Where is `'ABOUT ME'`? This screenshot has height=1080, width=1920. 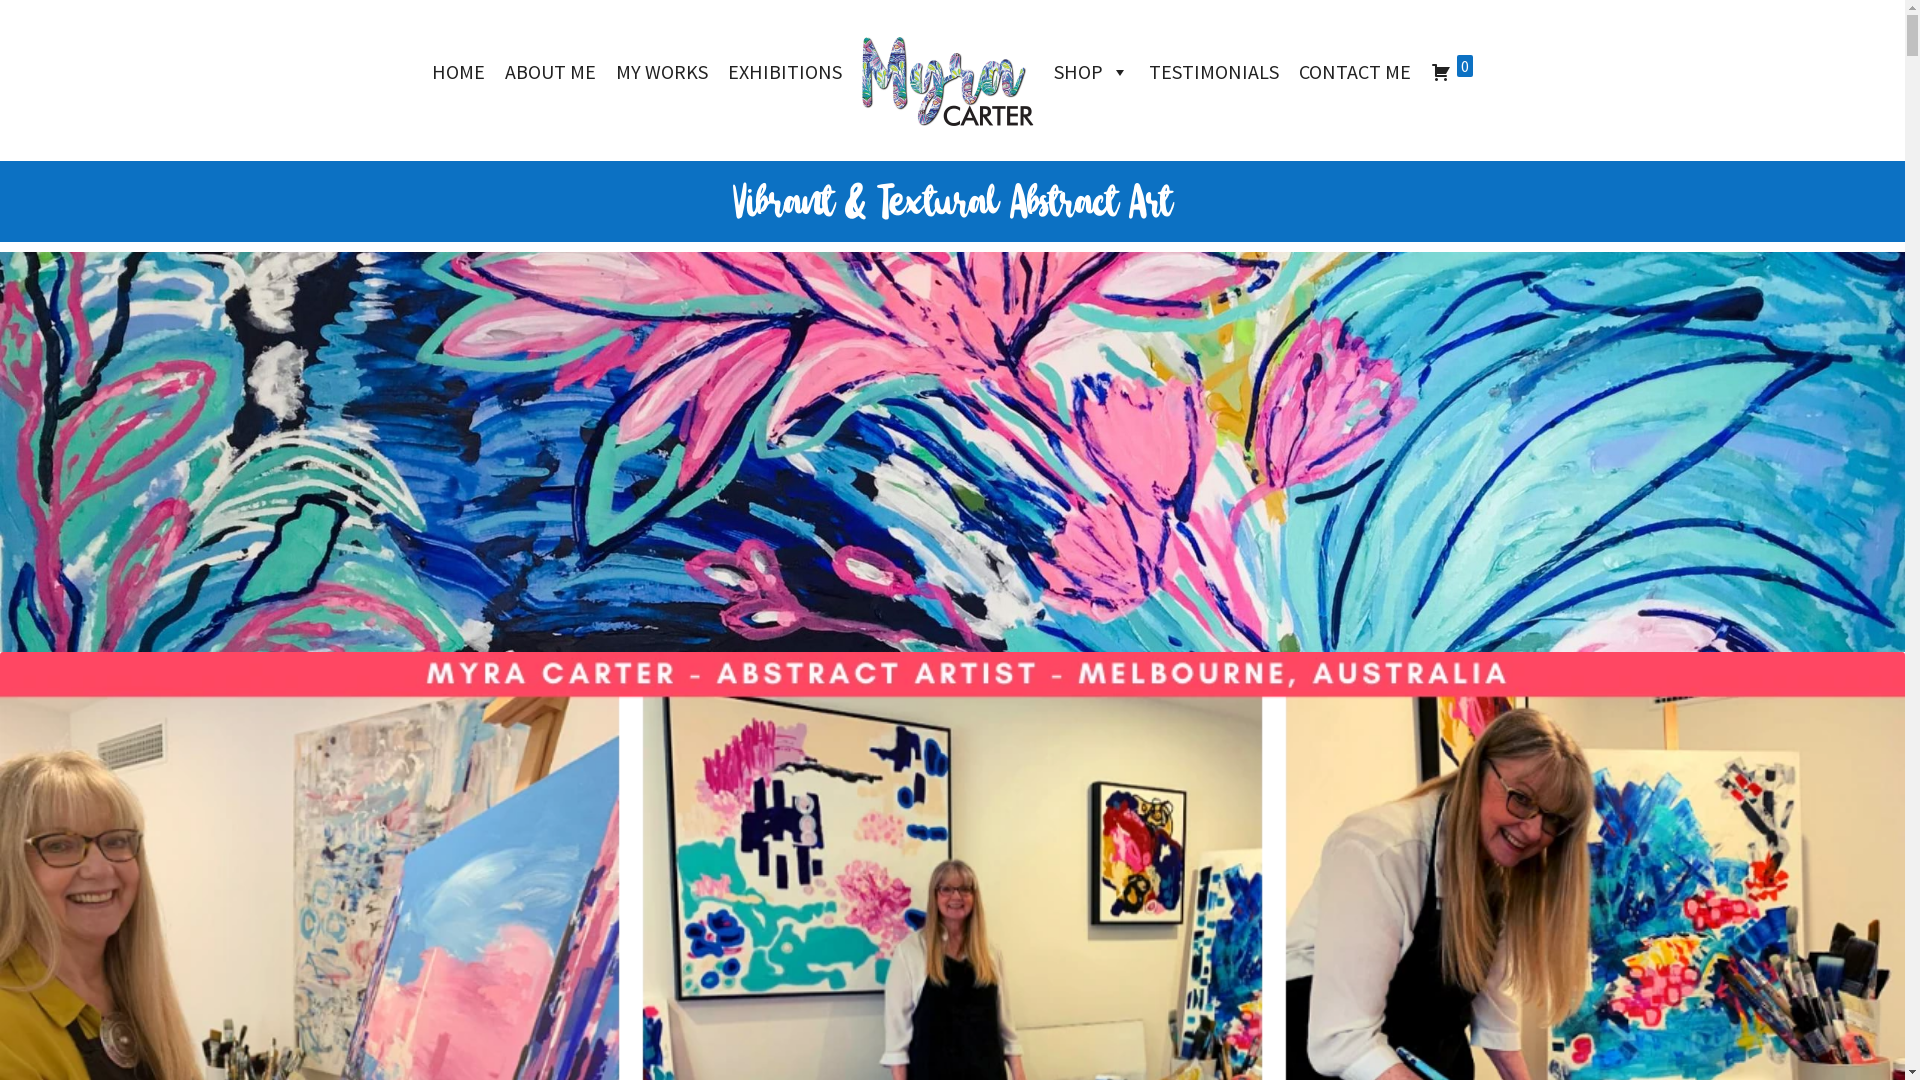
'ABOUT ME' is located at coordinates (550, 71).